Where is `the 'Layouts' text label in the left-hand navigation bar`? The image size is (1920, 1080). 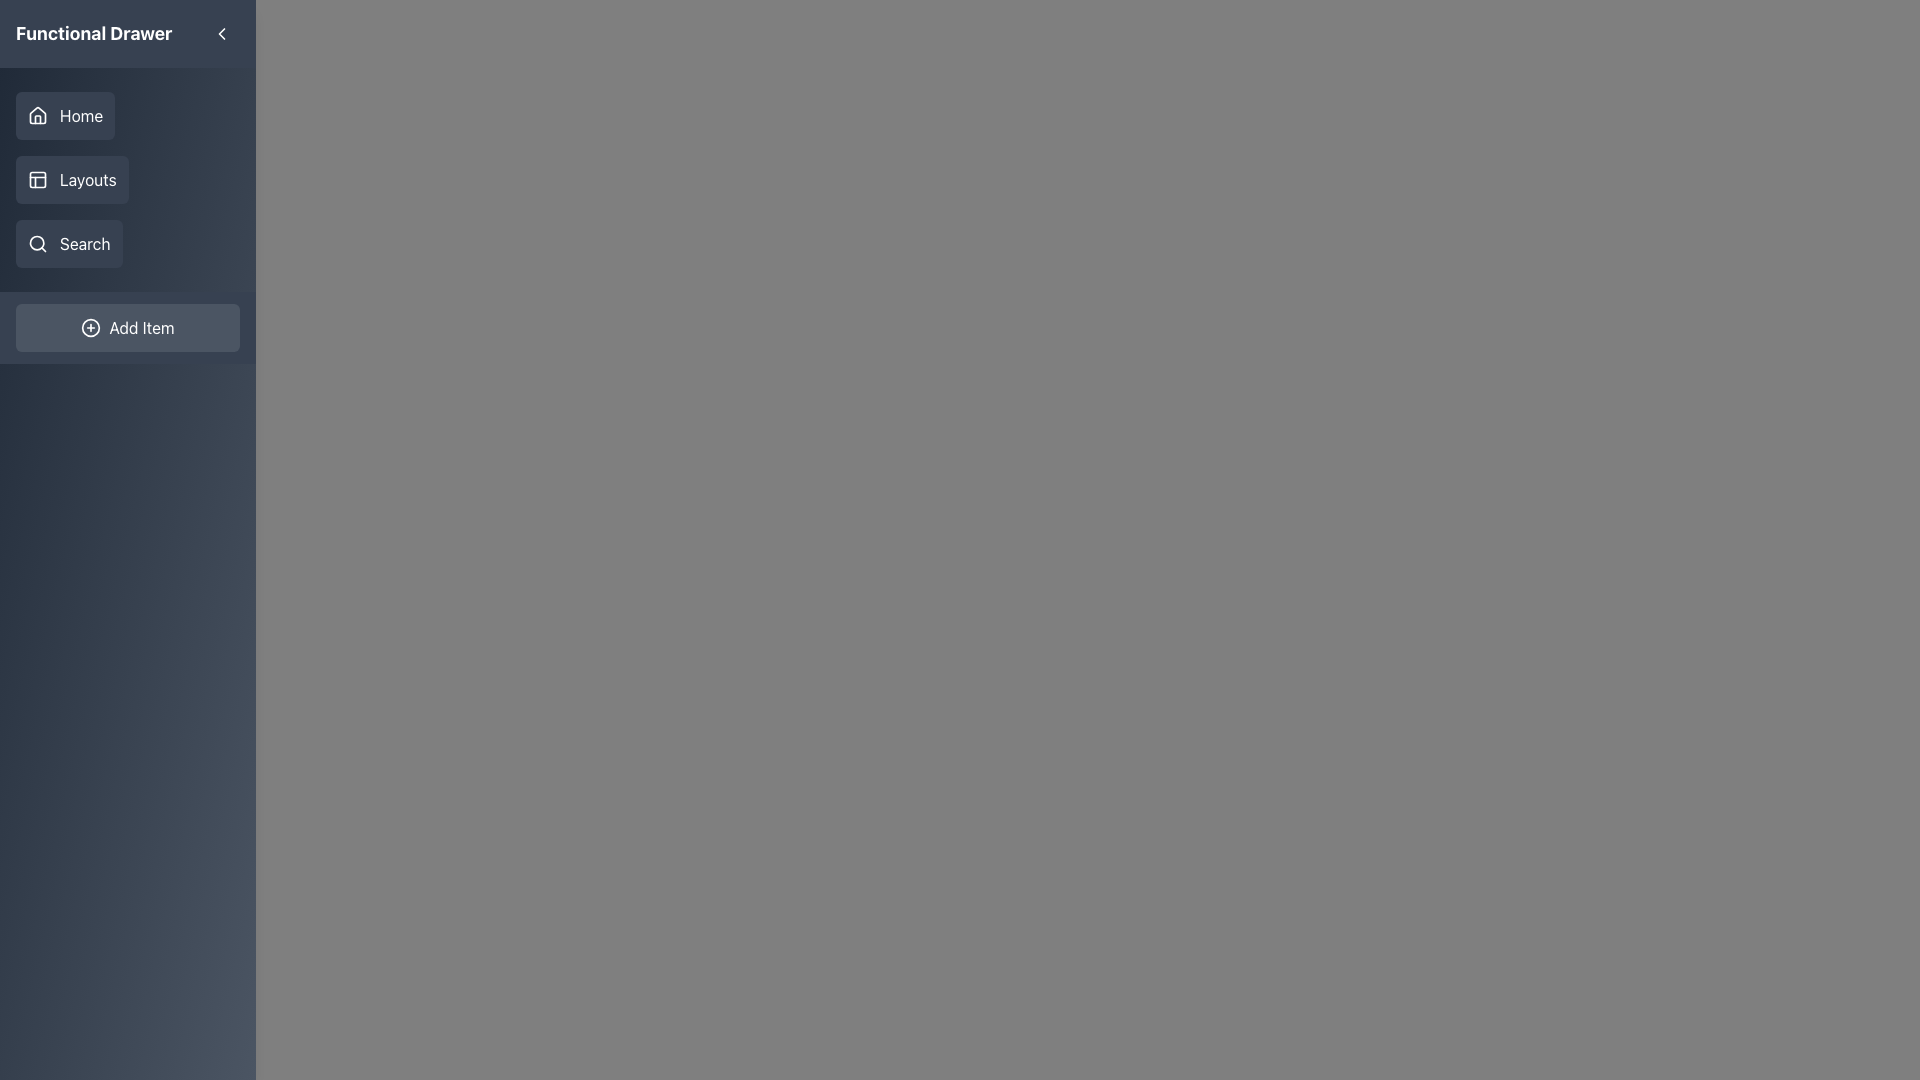
the 'Layouts' text label in the left-hand navigation bar is located at coordinates (87, 180).